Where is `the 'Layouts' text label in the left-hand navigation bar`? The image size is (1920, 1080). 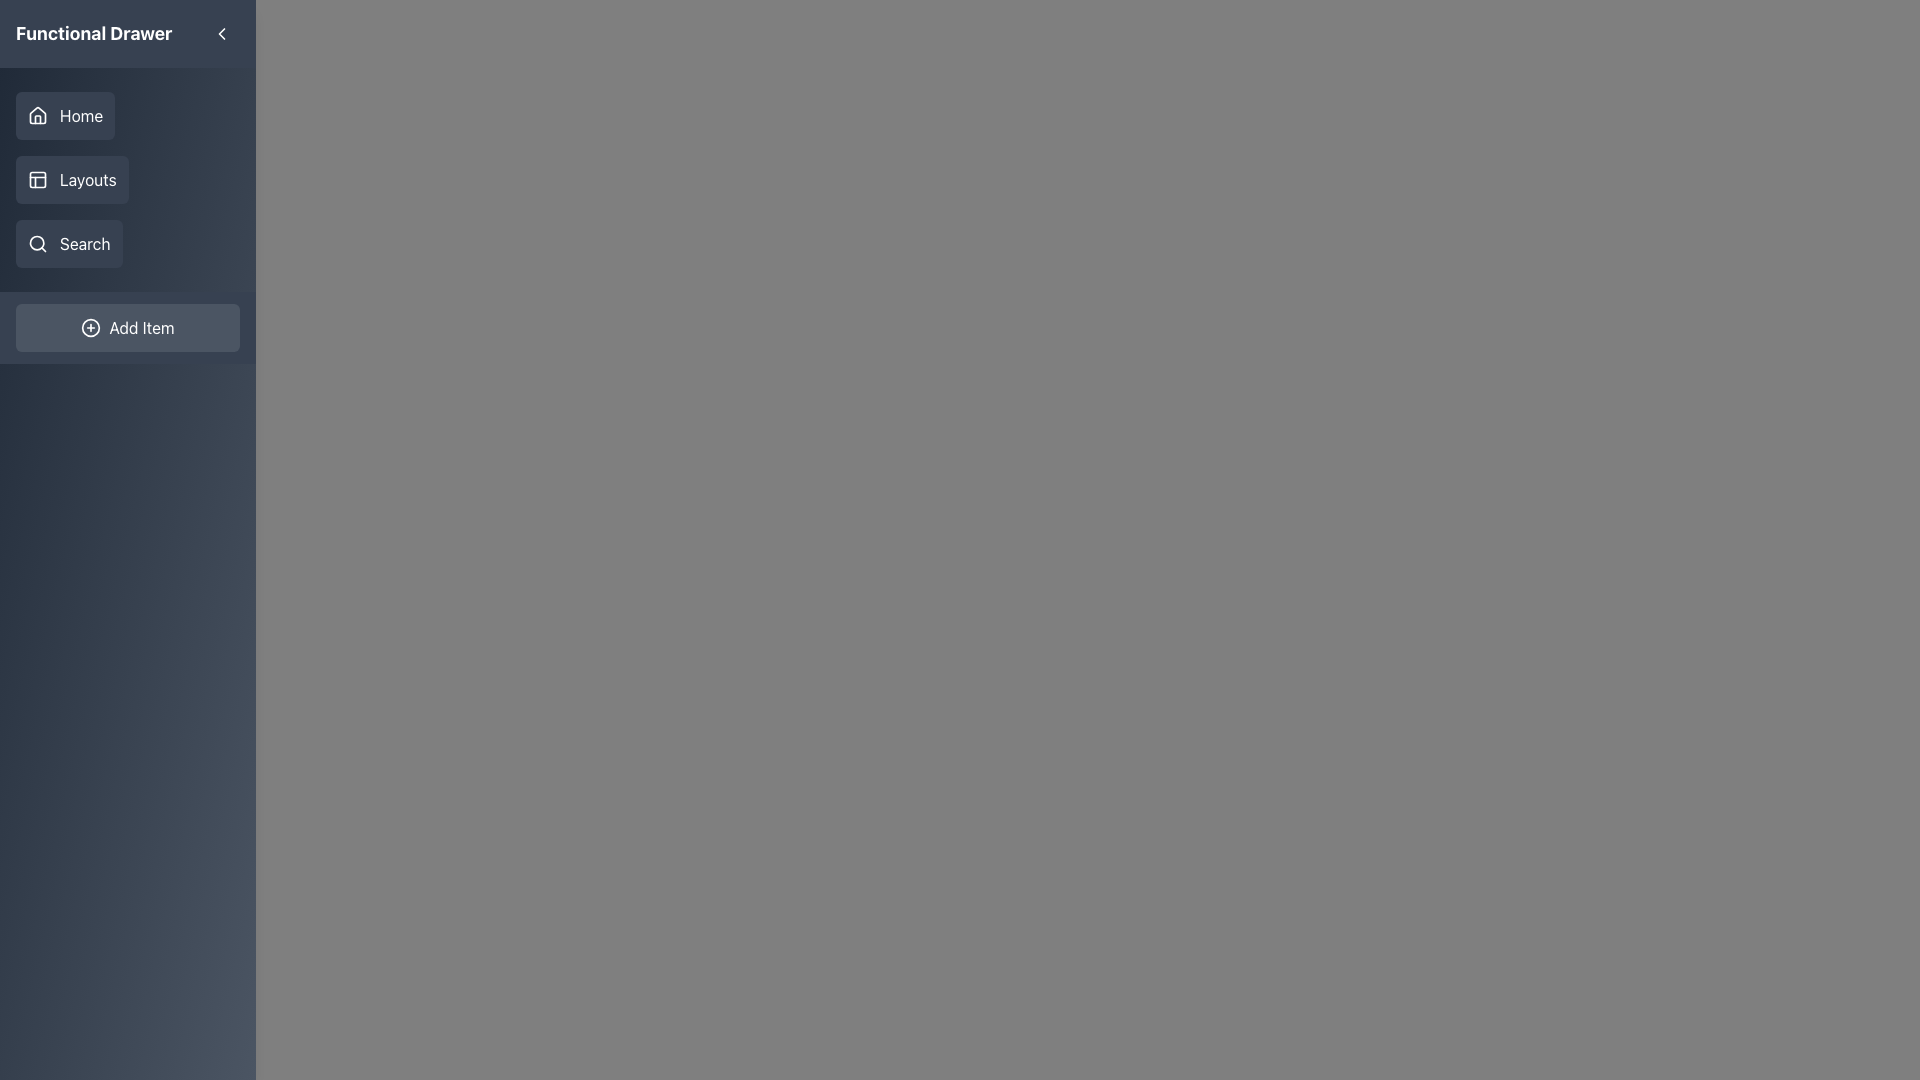
the 'Layouts' text label in the left-hand navigation bar is located at coordinates (87, 180).